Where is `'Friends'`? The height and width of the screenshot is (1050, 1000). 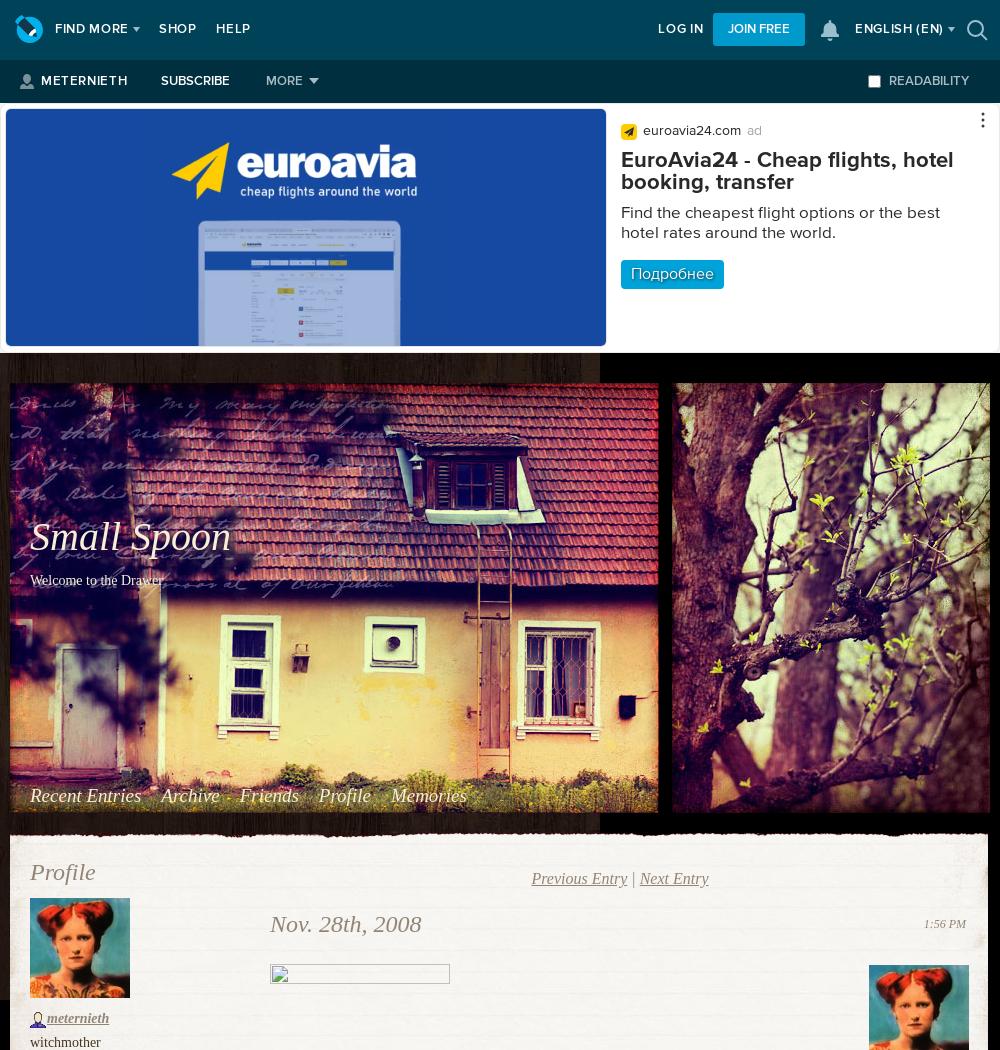 'Friends' is located at coordinates (268, 794).